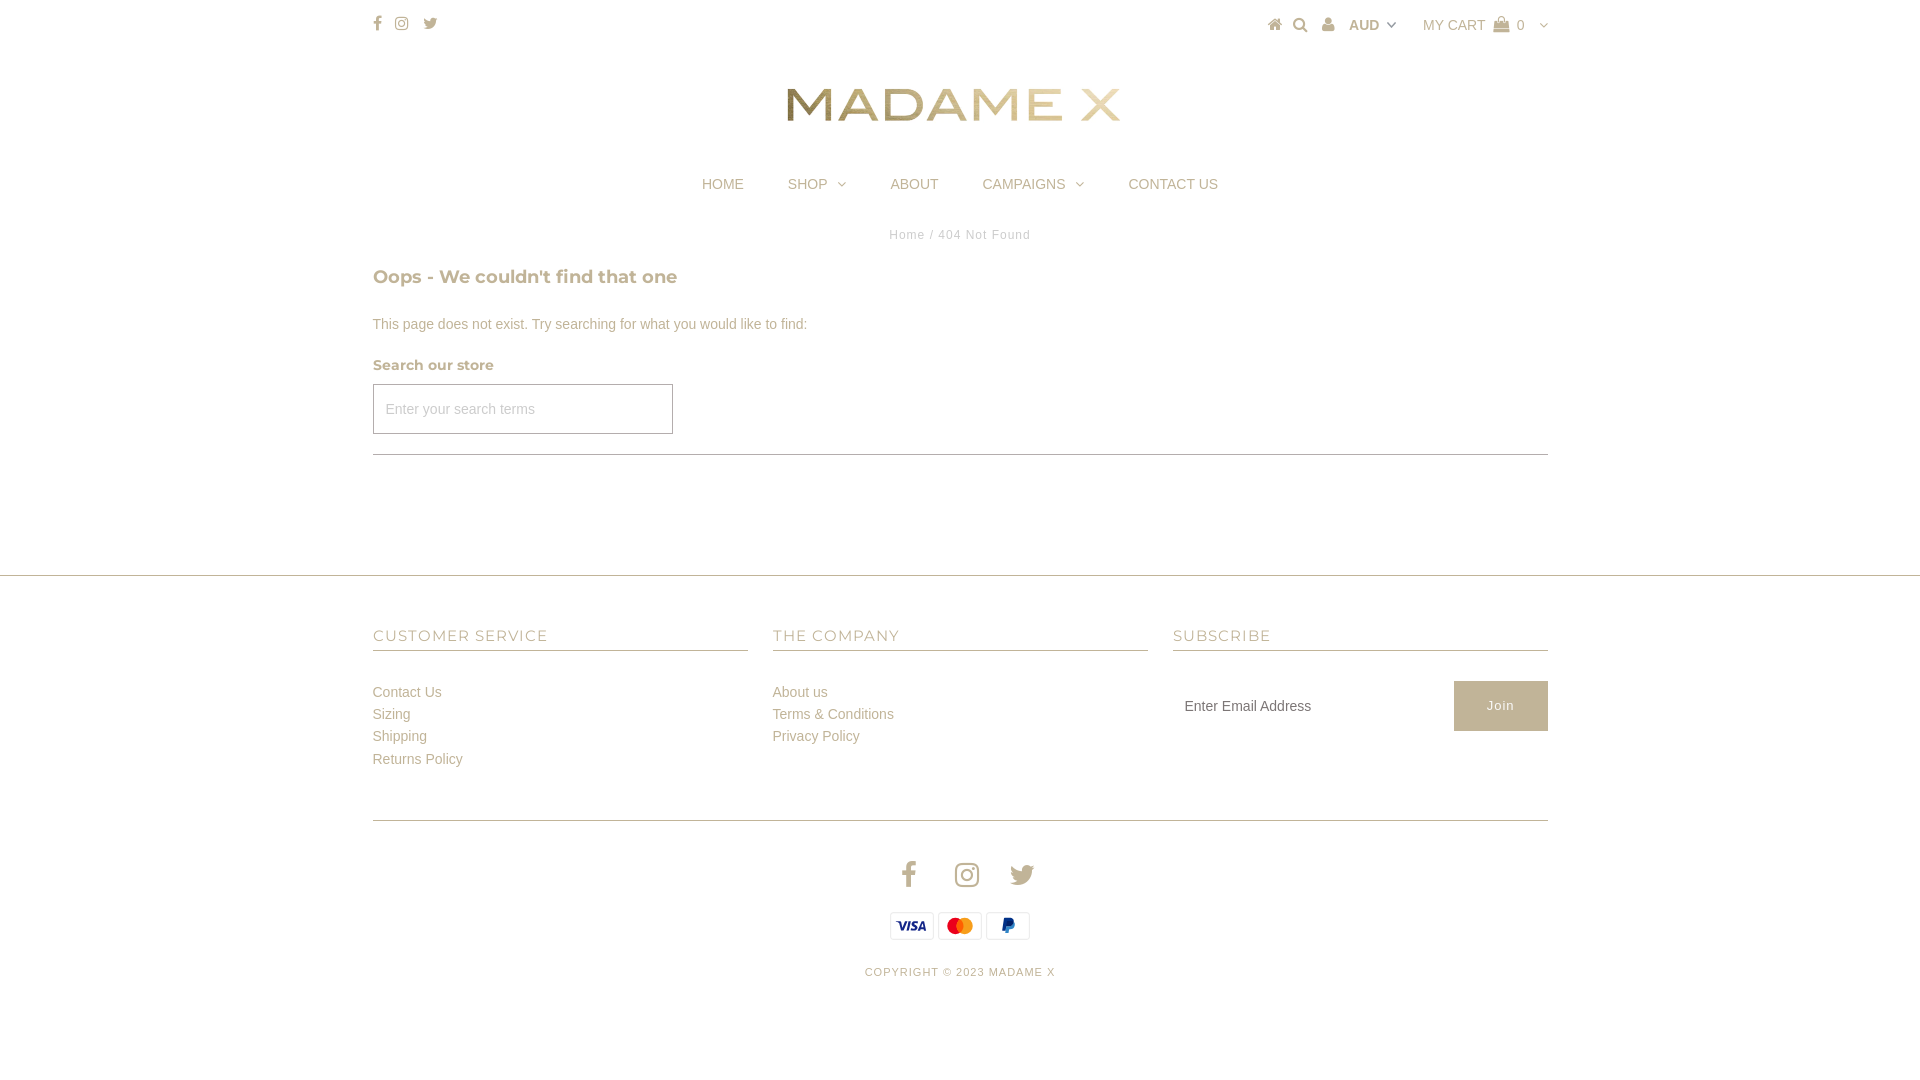  What do you see at coordinates (405, 690) in the screenshot?
I see `'Contact Us'` at bounding box center [405, 690].